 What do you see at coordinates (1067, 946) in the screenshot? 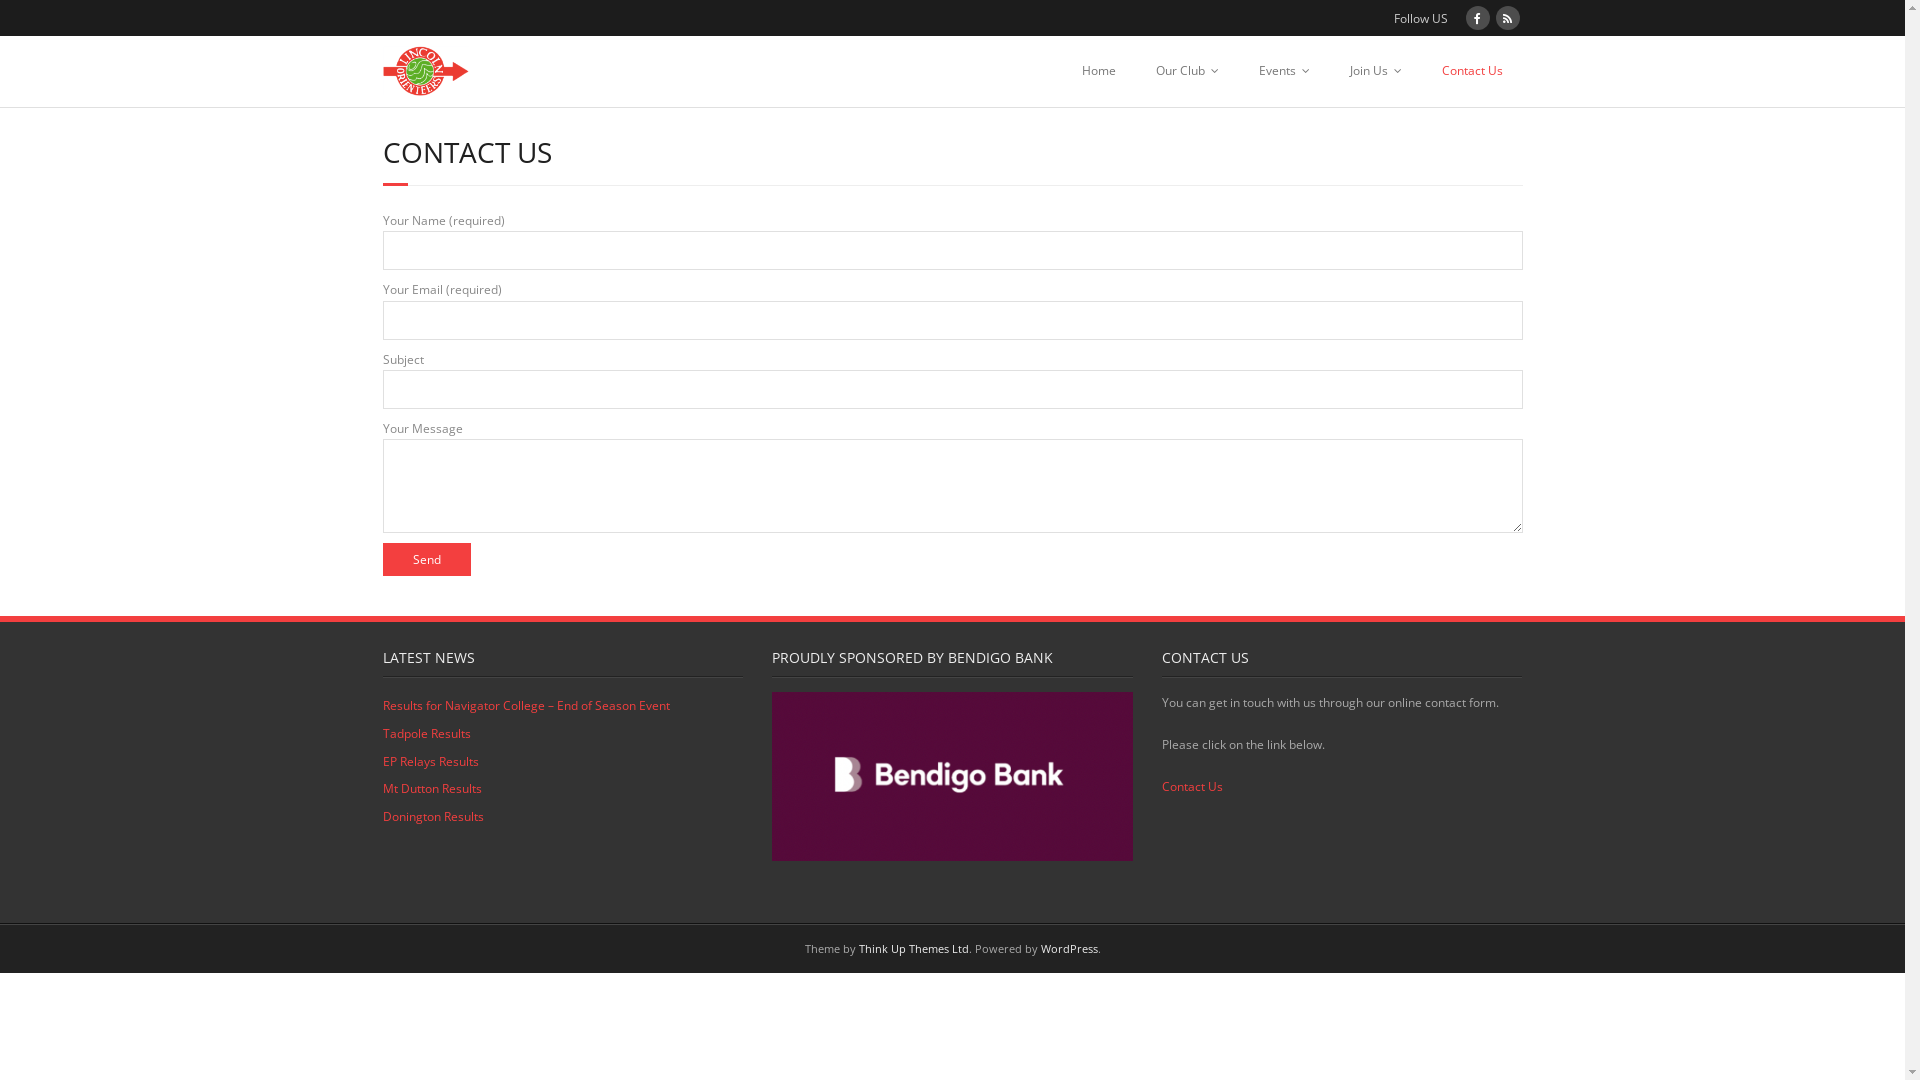
I see `'WordPress'` at bounding box center [1067, 946].